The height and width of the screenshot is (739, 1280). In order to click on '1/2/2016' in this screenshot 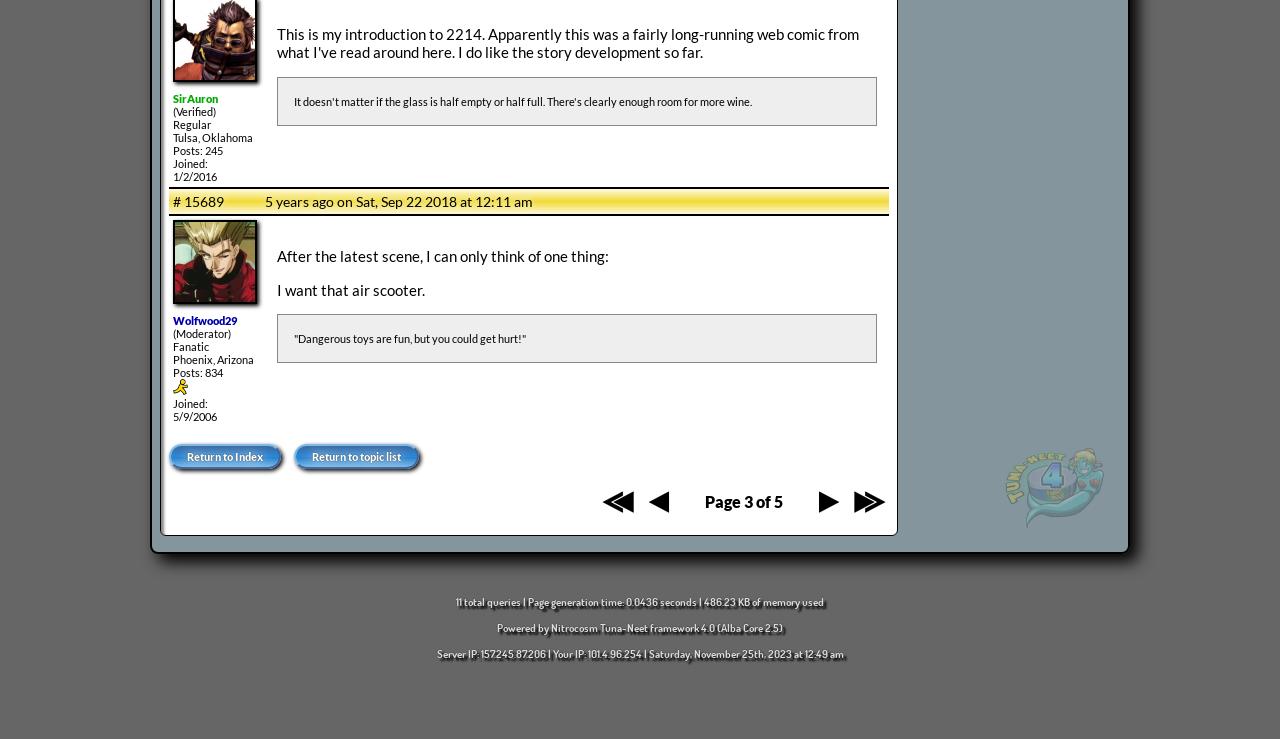, I will do `click(194, 176)`.